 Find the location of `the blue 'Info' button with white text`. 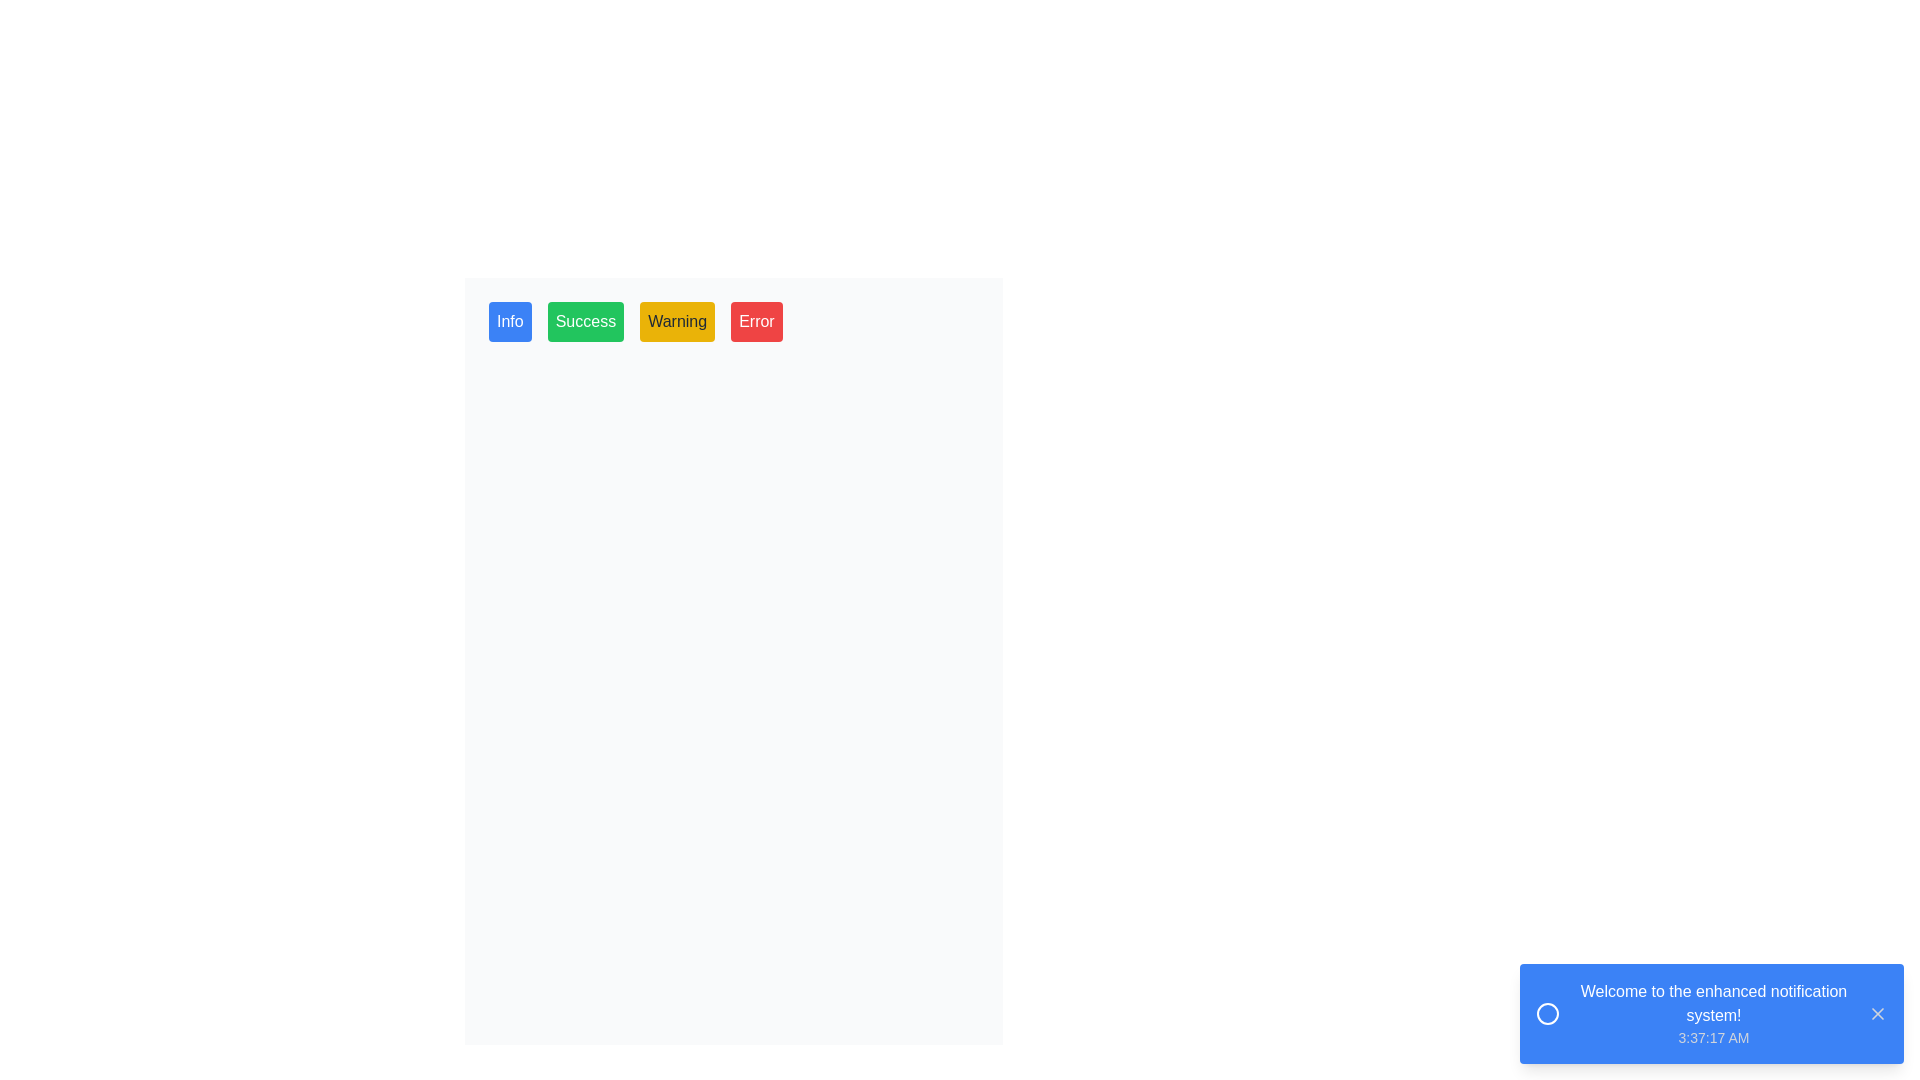

the blue 'Info' button with white text is located at coordinates (510, 320).